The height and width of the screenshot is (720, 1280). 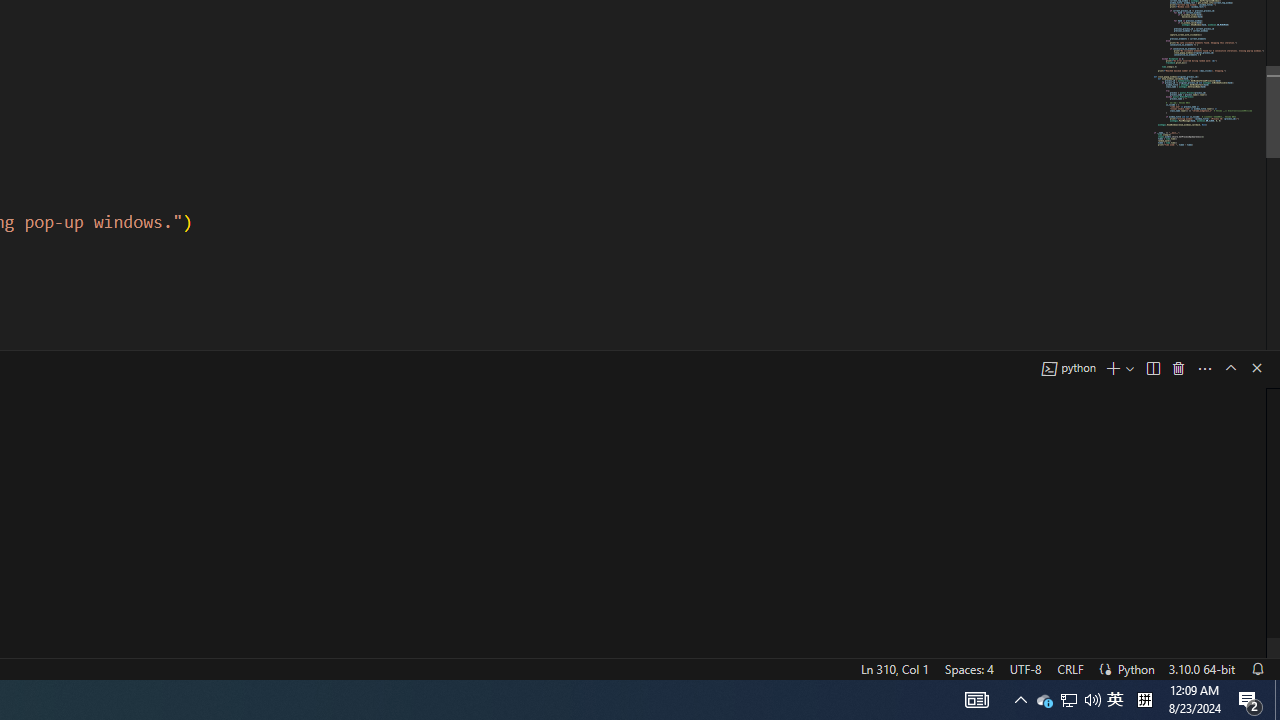 I want to click on 'Hide Panel', so click(x=1255, y=367).